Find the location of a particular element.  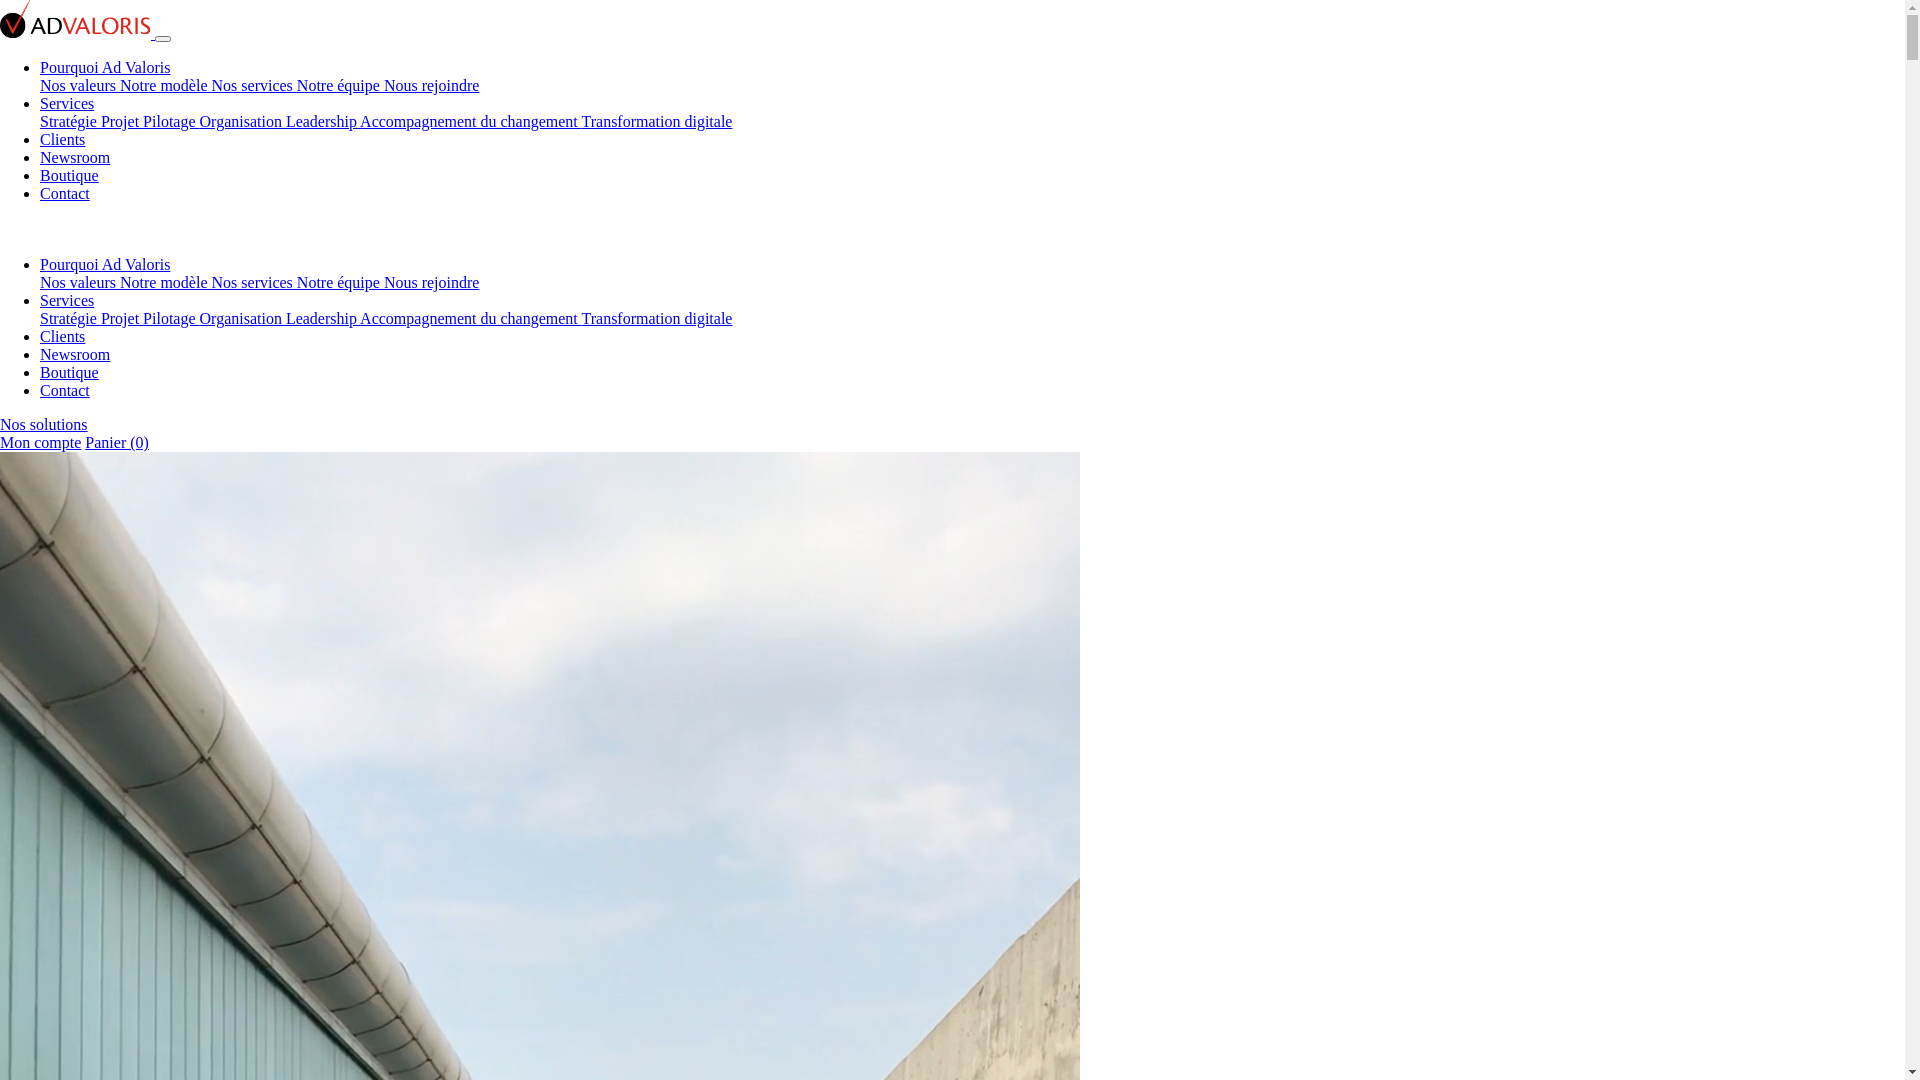

'Organisation' is located at coordinates (242, 121).